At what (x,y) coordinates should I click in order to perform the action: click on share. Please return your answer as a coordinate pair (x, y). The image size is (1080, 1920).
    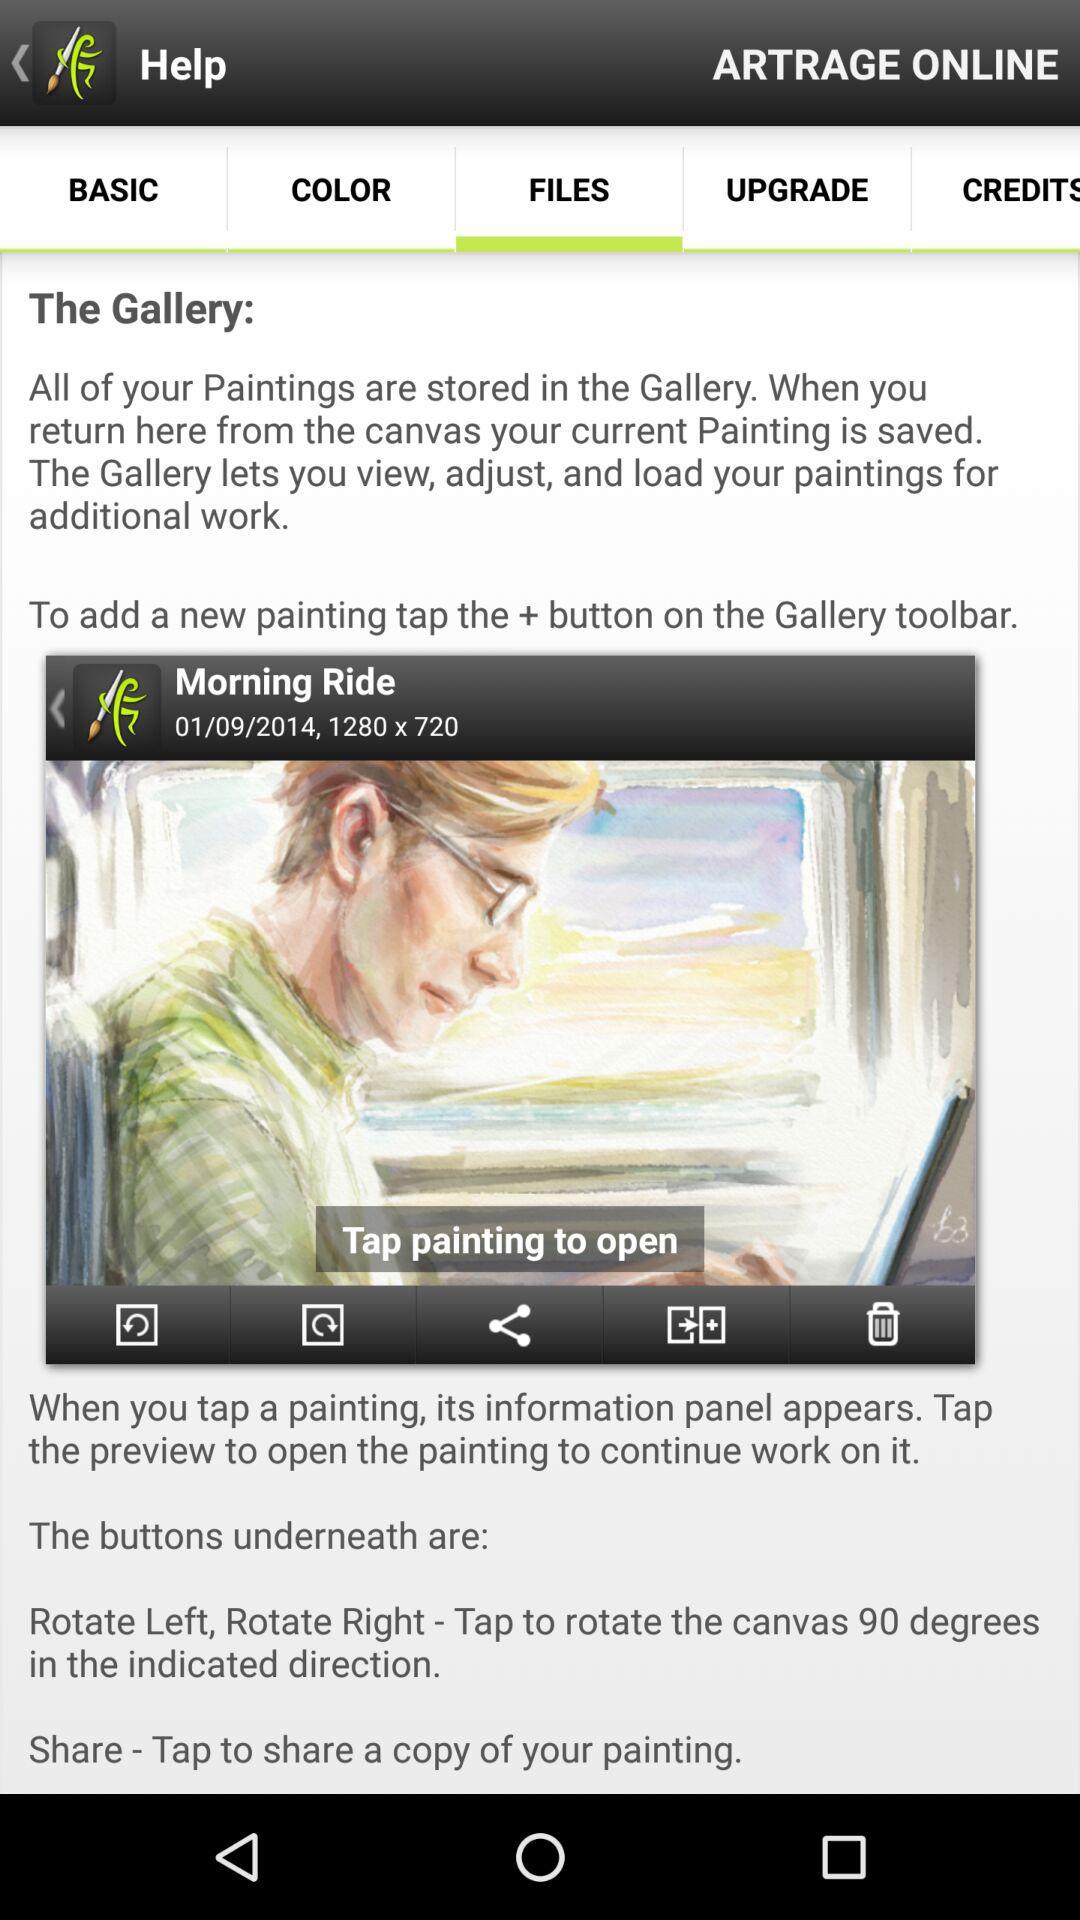
    Looking at the image, I should click on (508, 1324).